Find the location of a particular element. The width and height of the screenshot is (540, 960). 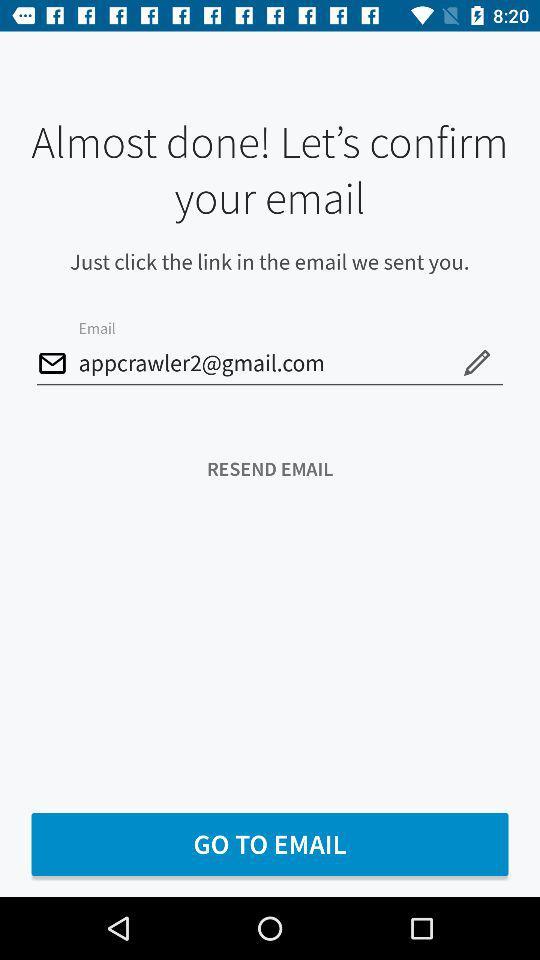

the icon below appcrawler2@gmail.com icon is located at coordinates (270, 469).